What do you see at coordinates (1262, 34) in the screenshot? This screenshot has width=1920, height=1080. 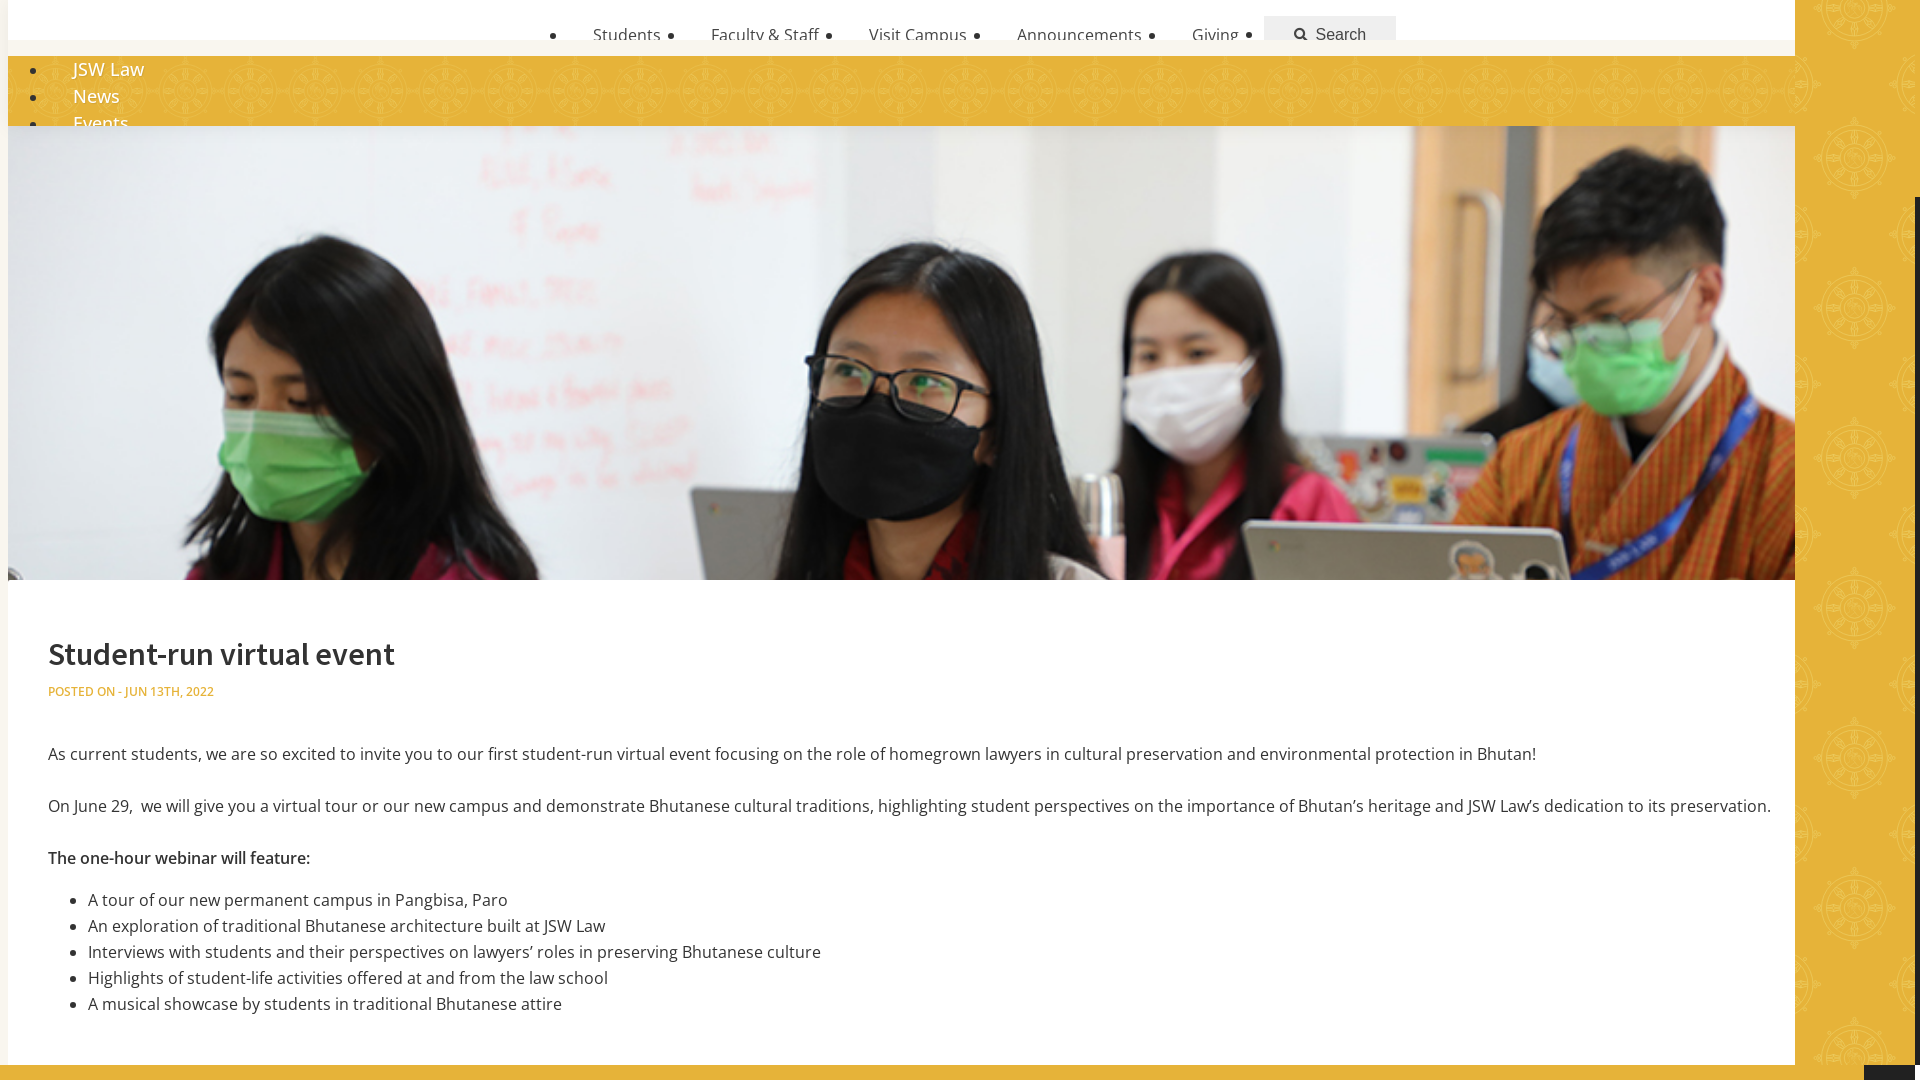 I see `'Search'` at bounding box center [1262, 34].